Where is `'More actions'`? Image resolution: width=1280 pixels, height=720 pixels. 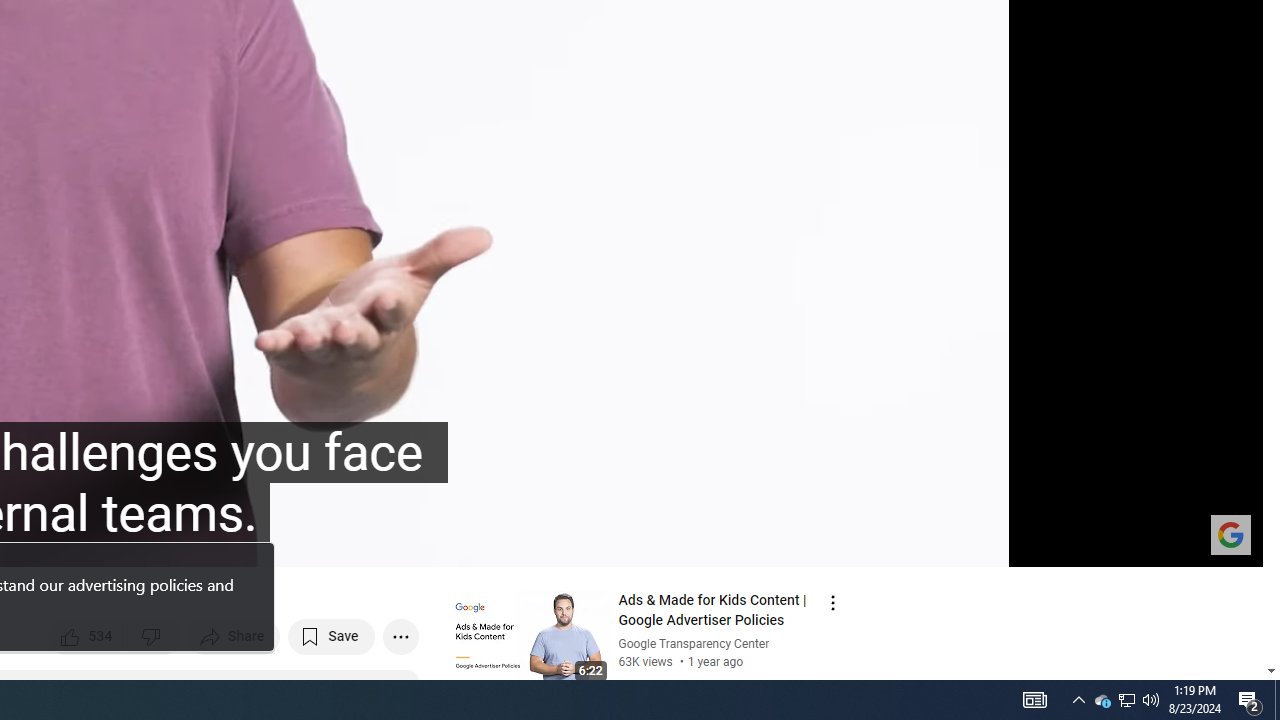
'More actions' is located at coordinates (400, 636).